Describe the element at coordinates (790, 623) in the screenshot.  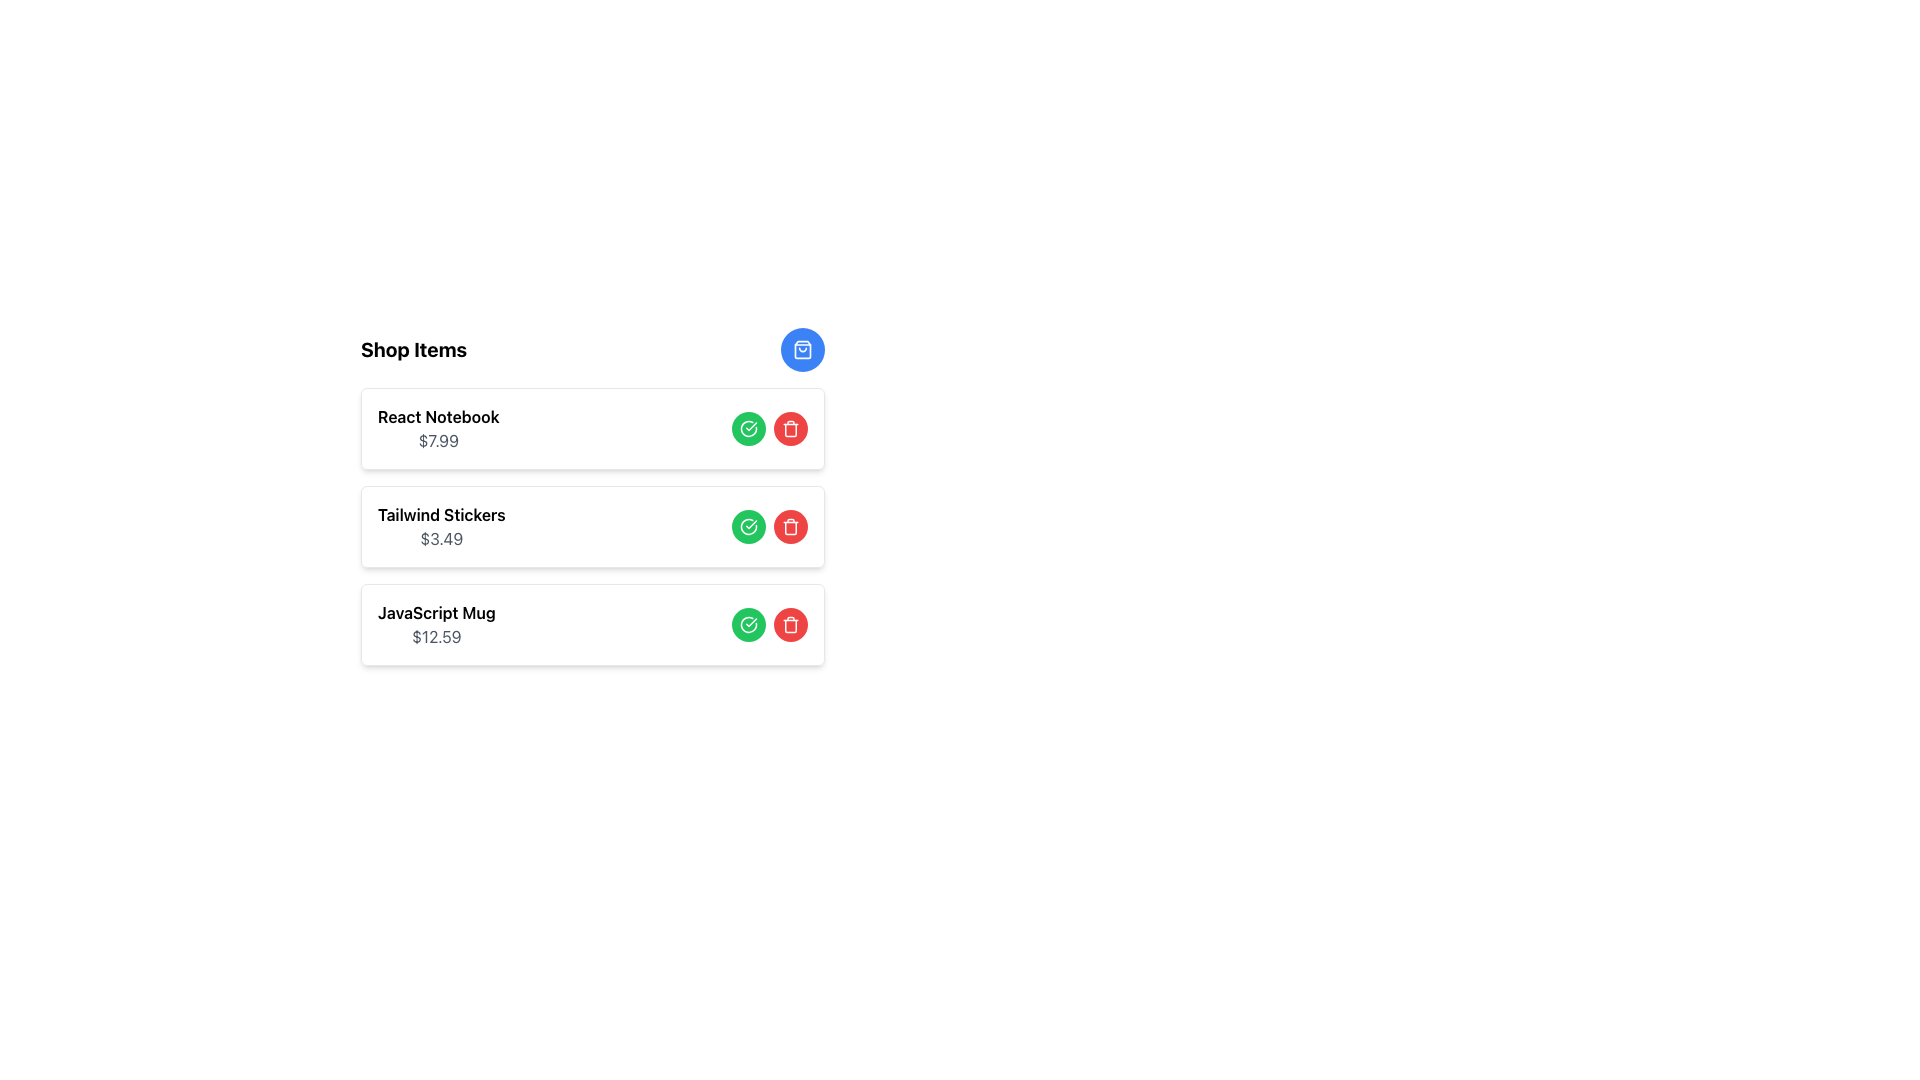
I see `the delete button for the 'JavaScript Mug' item to observe any tooltip or interaction effect` at that location.